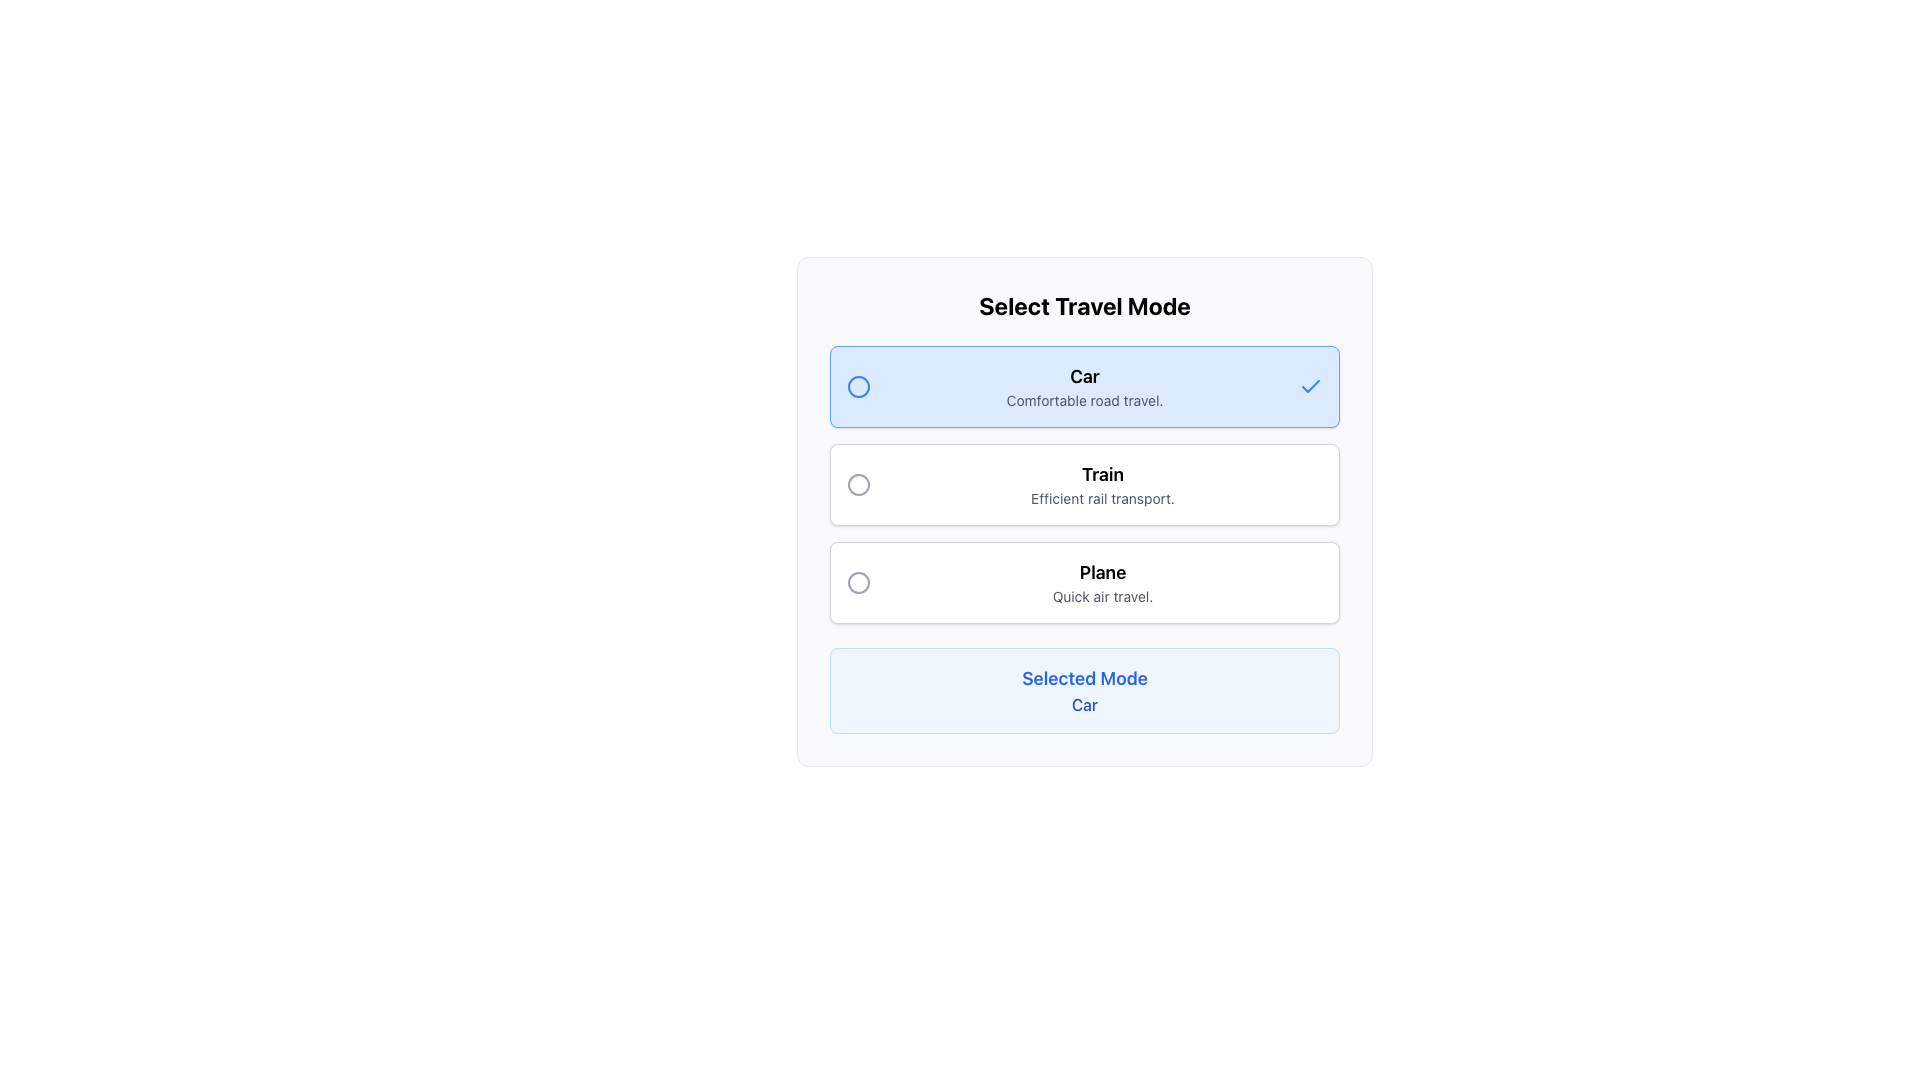 This screenshot has height=1080, width=1920. I want to click on the 'Car' selection option in the travel mode menu, so click(1083, 386).